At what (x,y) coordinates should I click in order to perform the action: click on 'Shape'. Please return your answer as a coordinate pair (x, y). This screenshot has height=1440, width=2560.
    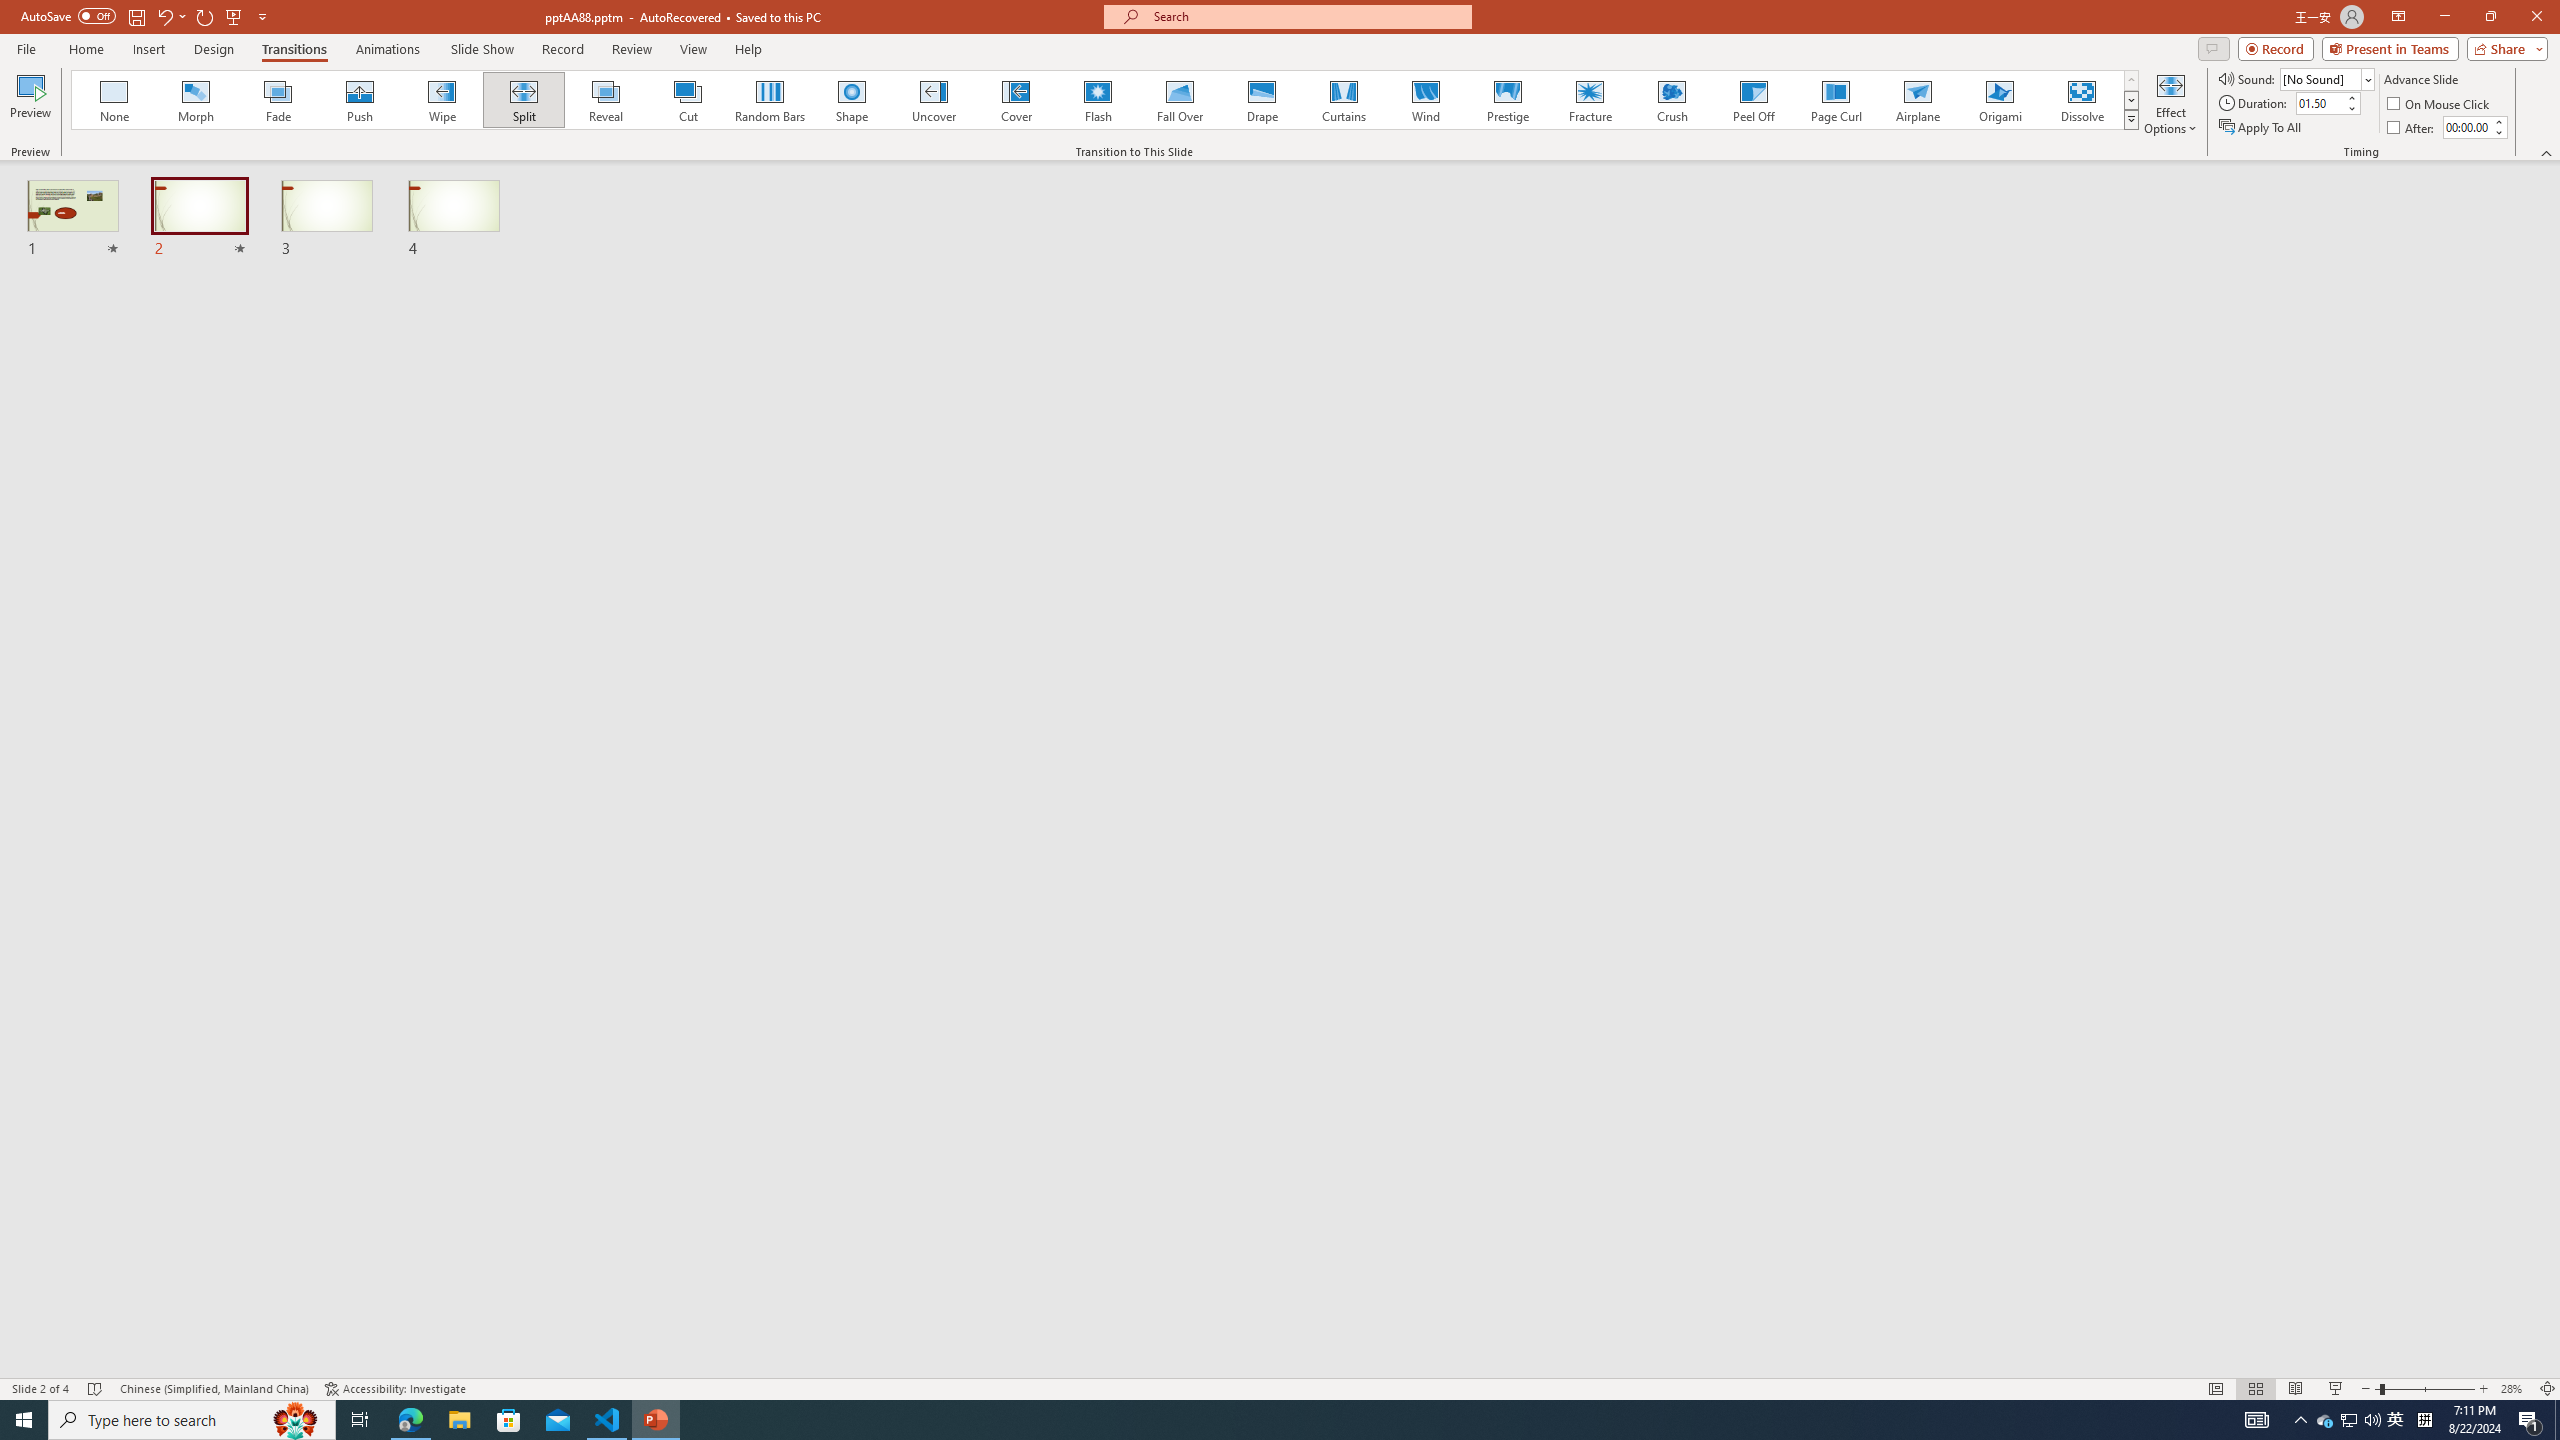
    Looking at the image, I should click on (851, 99).